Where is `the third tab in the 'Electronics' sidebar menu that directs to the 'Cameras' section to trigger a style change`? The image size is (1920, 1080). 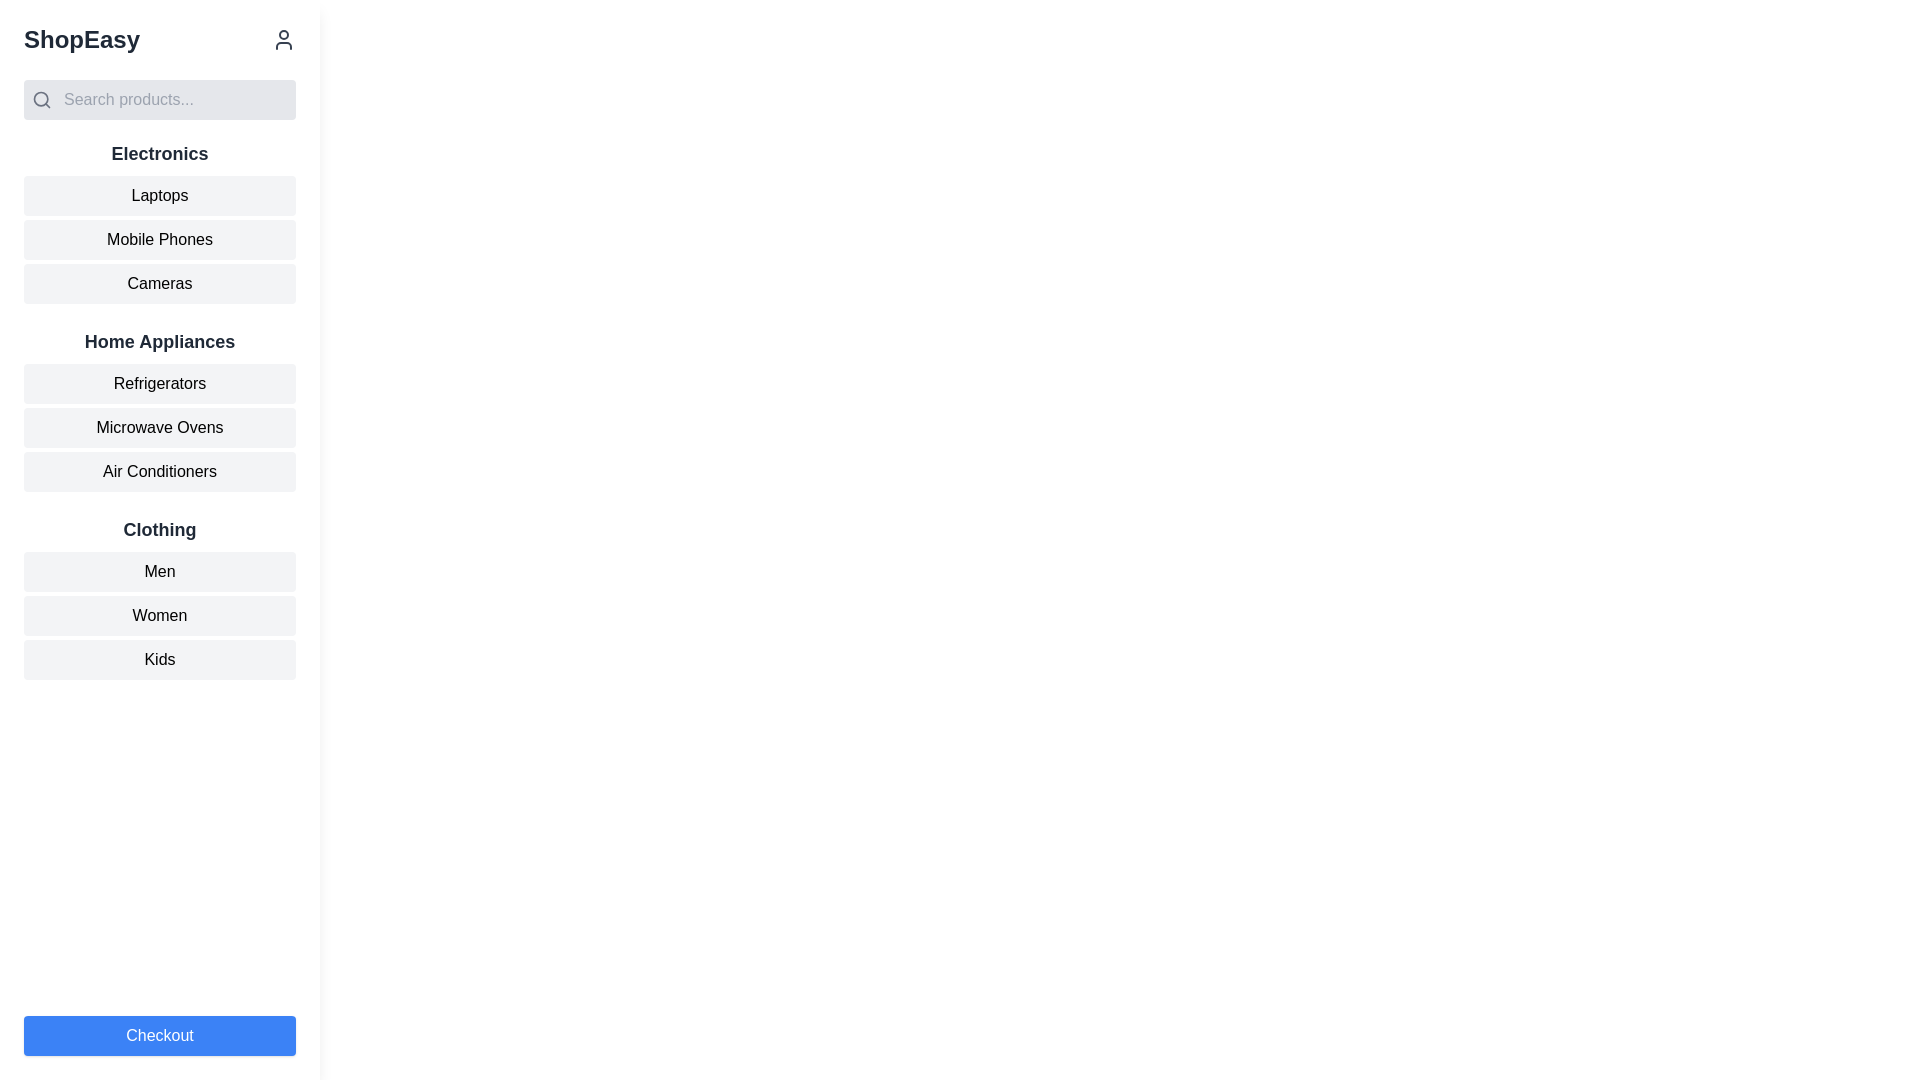 the third tab in the 'Electronics' sidebar menu that directs to the 'Cameras' section to trigger a style change is located at coordinates (158, 284).